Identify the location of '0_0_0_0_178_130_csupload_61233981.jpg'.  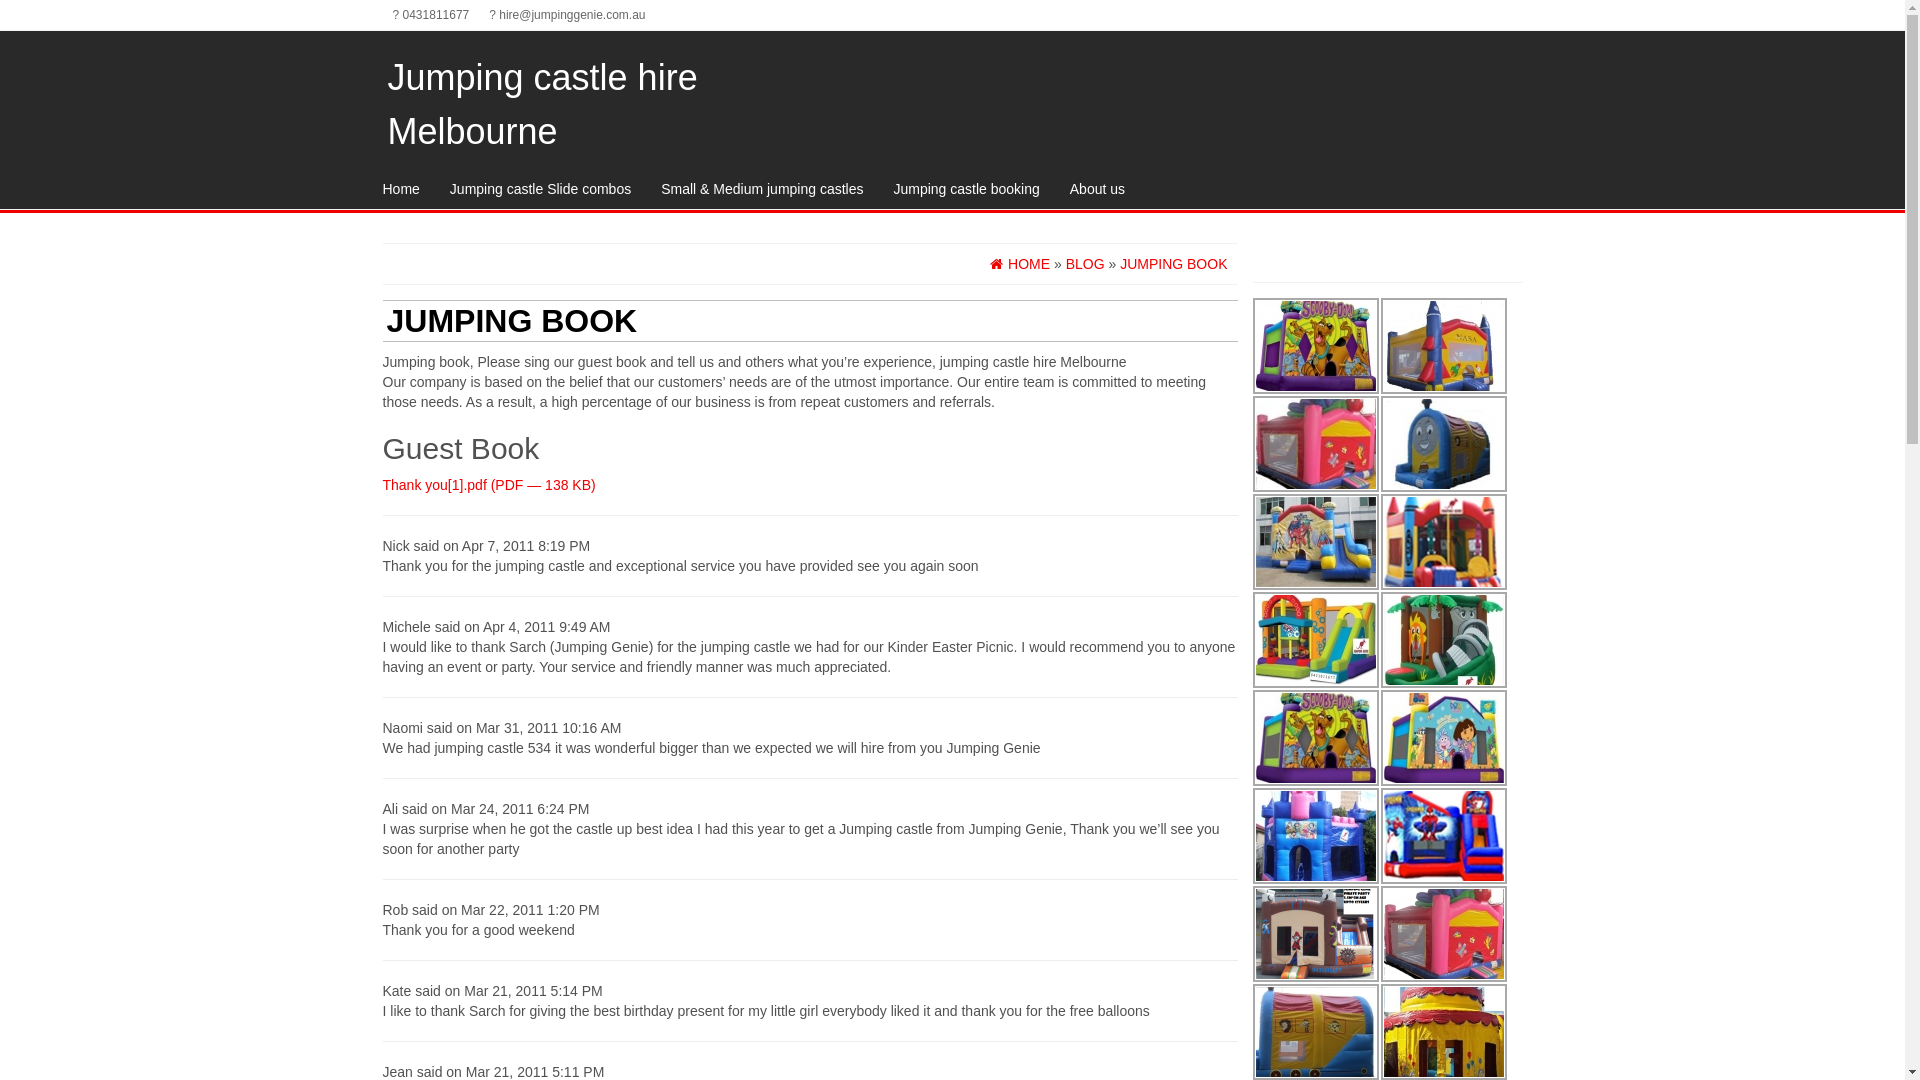
(1443, 442).